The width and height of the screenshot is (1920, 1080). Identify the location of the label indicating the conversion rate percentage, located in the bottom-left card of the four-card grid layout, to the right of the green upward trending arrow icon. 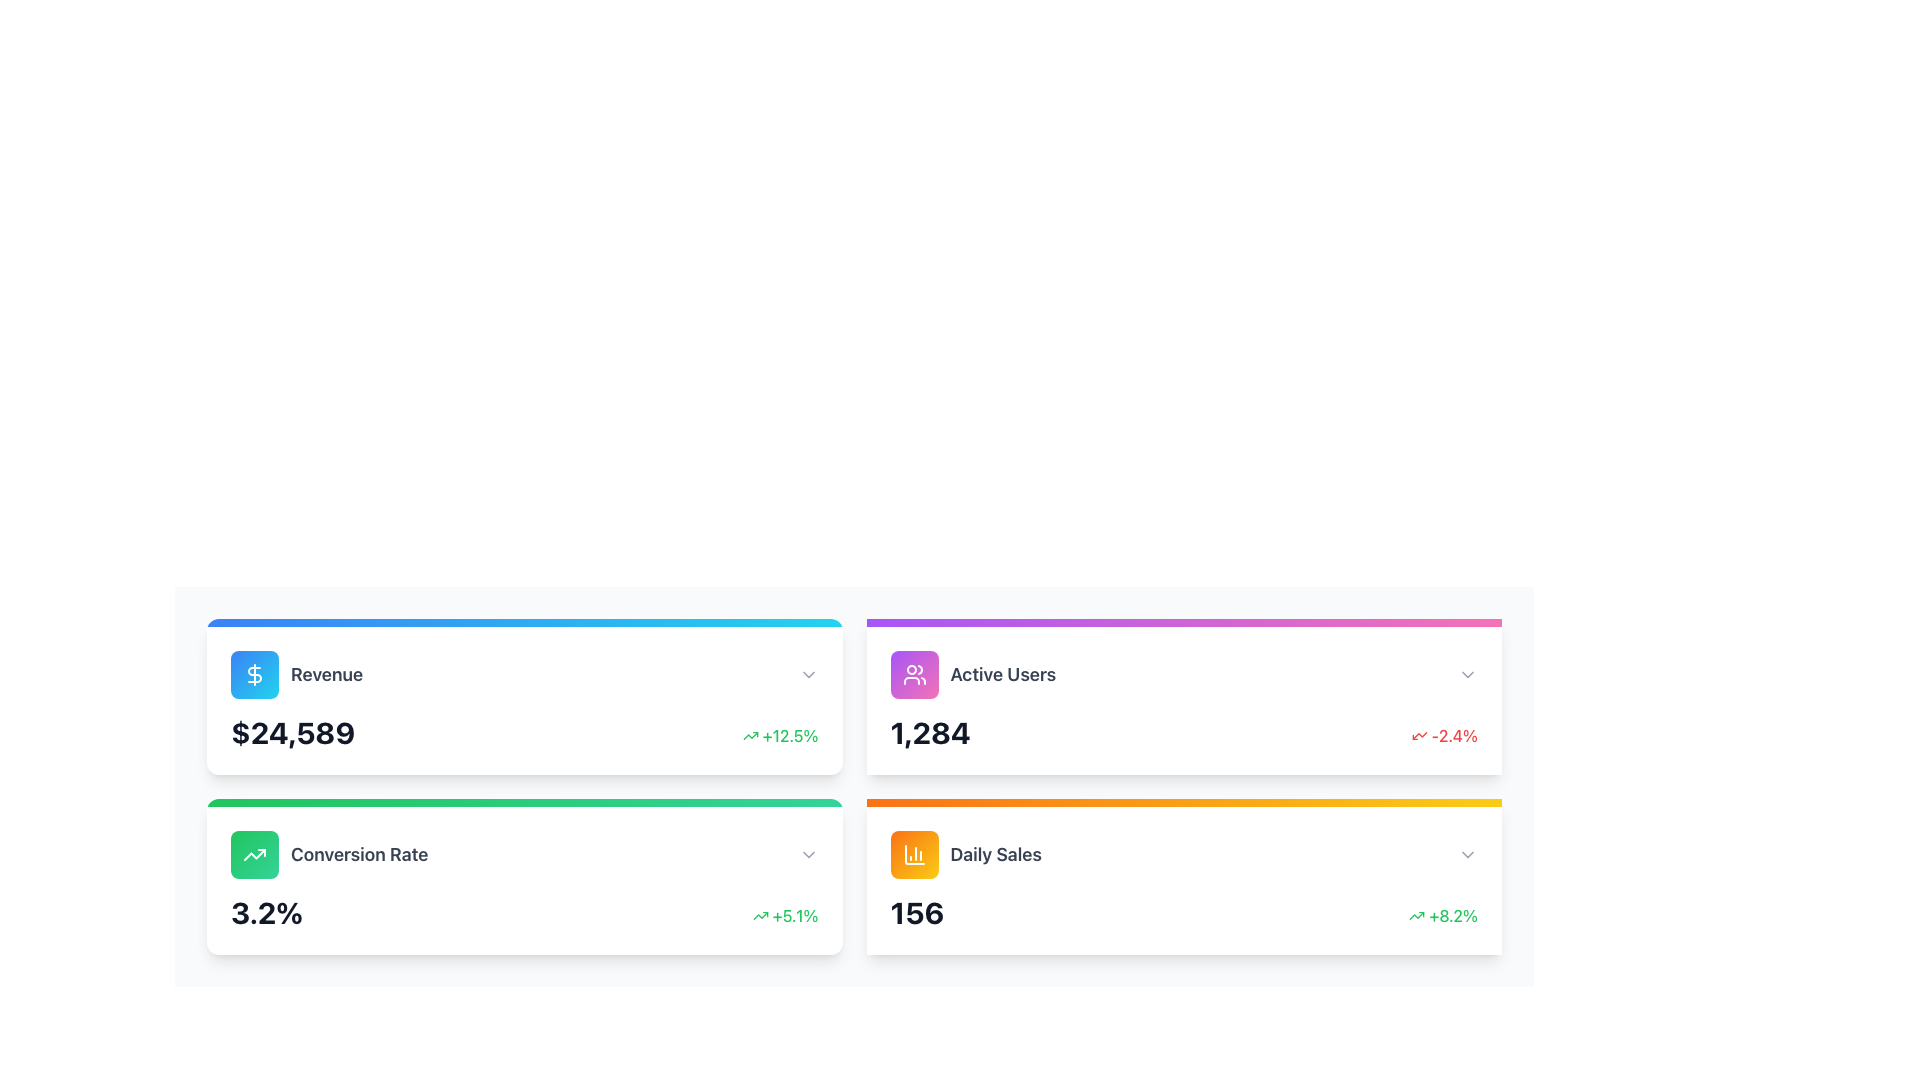
(359, 855).